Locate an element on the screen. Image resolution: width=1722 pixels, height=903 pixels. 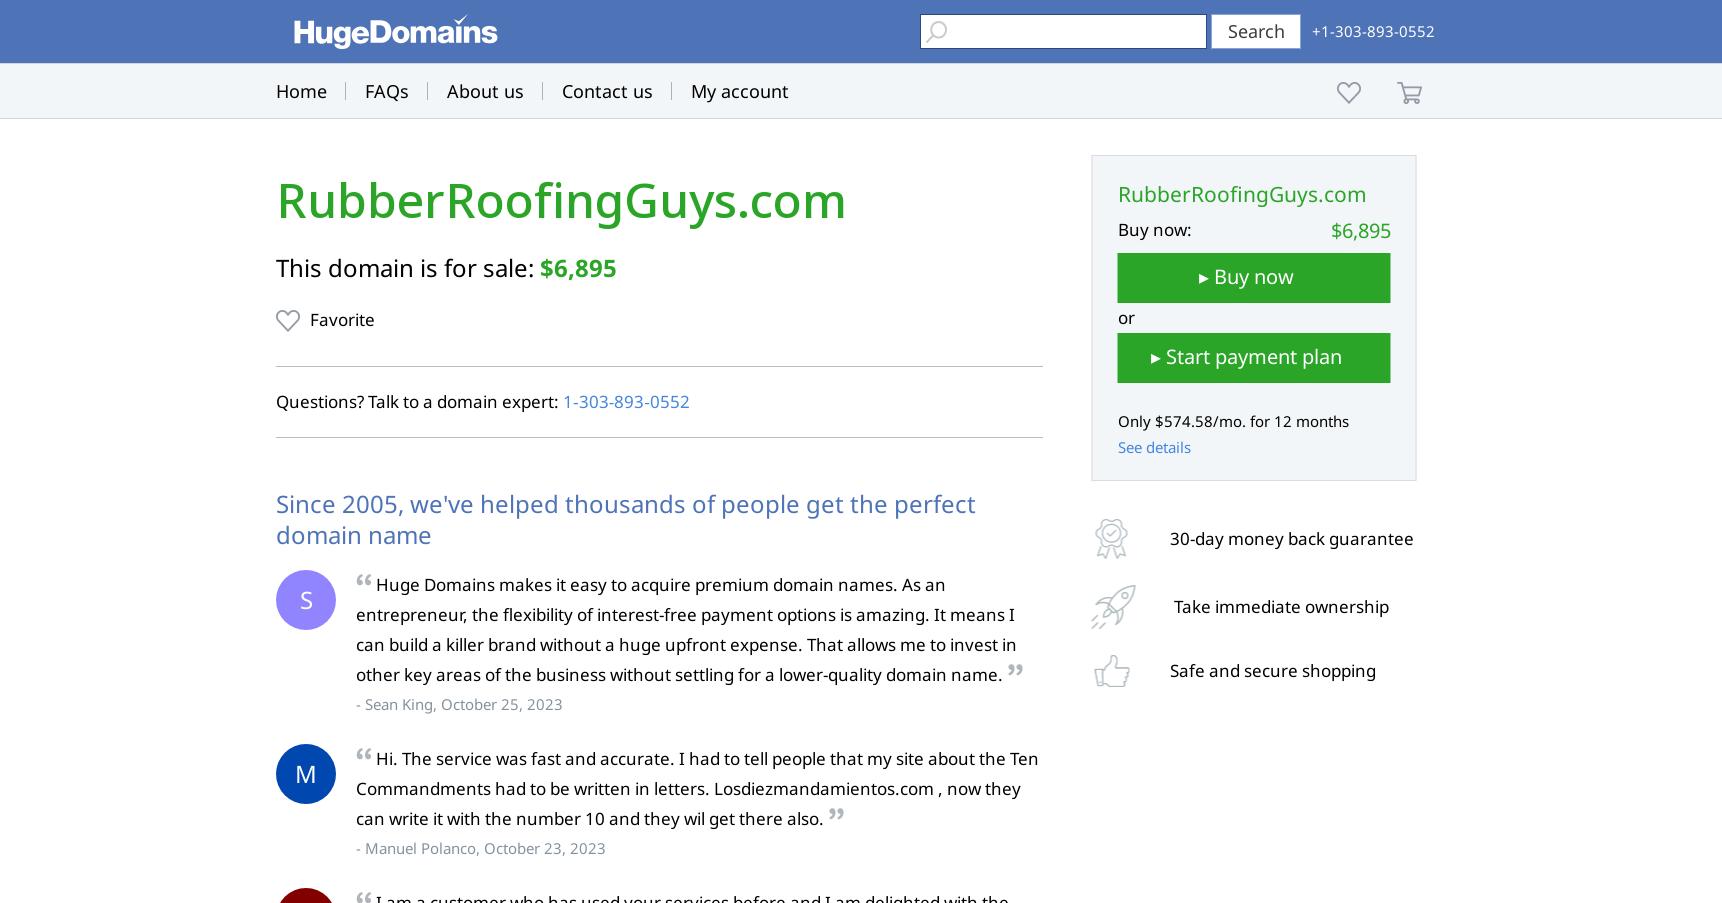
'Questions? Talk to a domain expert:' is located at coordinates (276, 400).